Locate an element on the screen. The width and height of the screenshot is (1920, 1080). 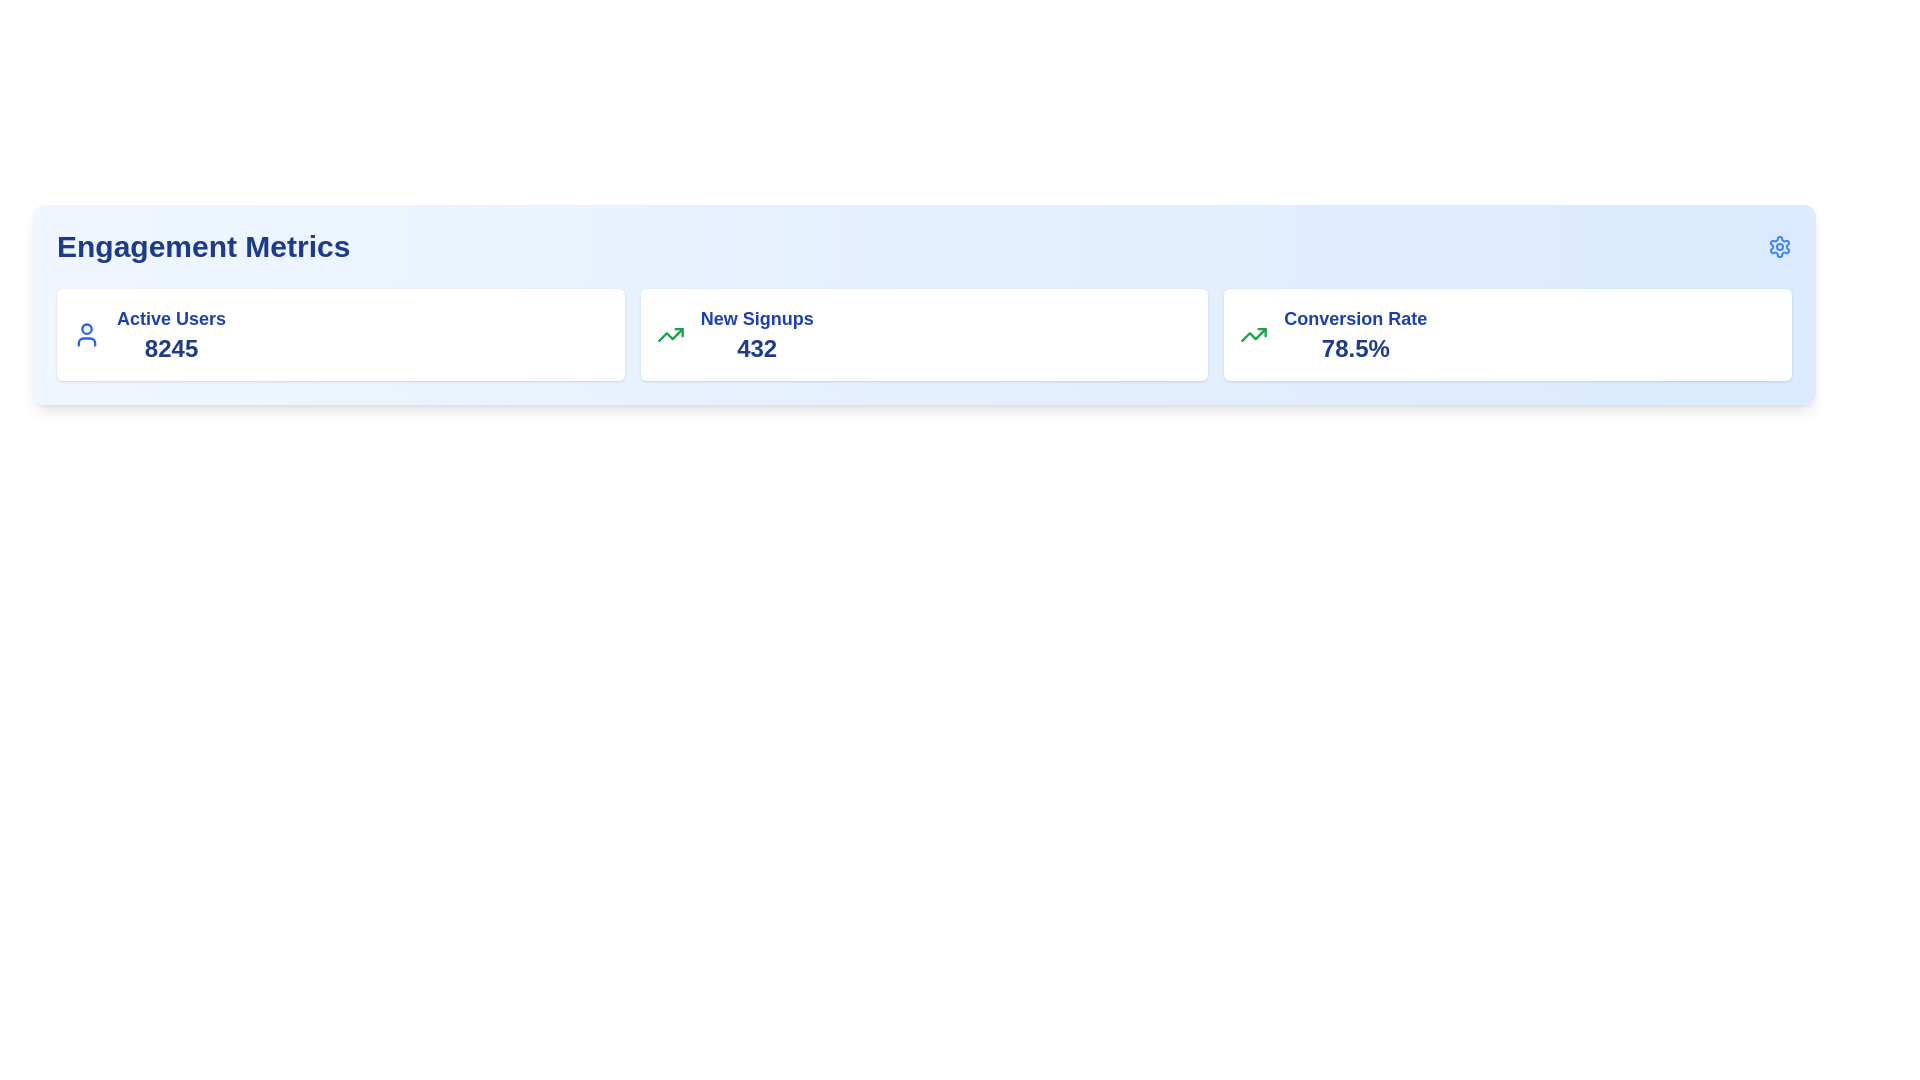
the static text display element showing '8245' under the heading 'Active Users' in the 'Engagement Metrics' section is located at coordinates (171, 347).